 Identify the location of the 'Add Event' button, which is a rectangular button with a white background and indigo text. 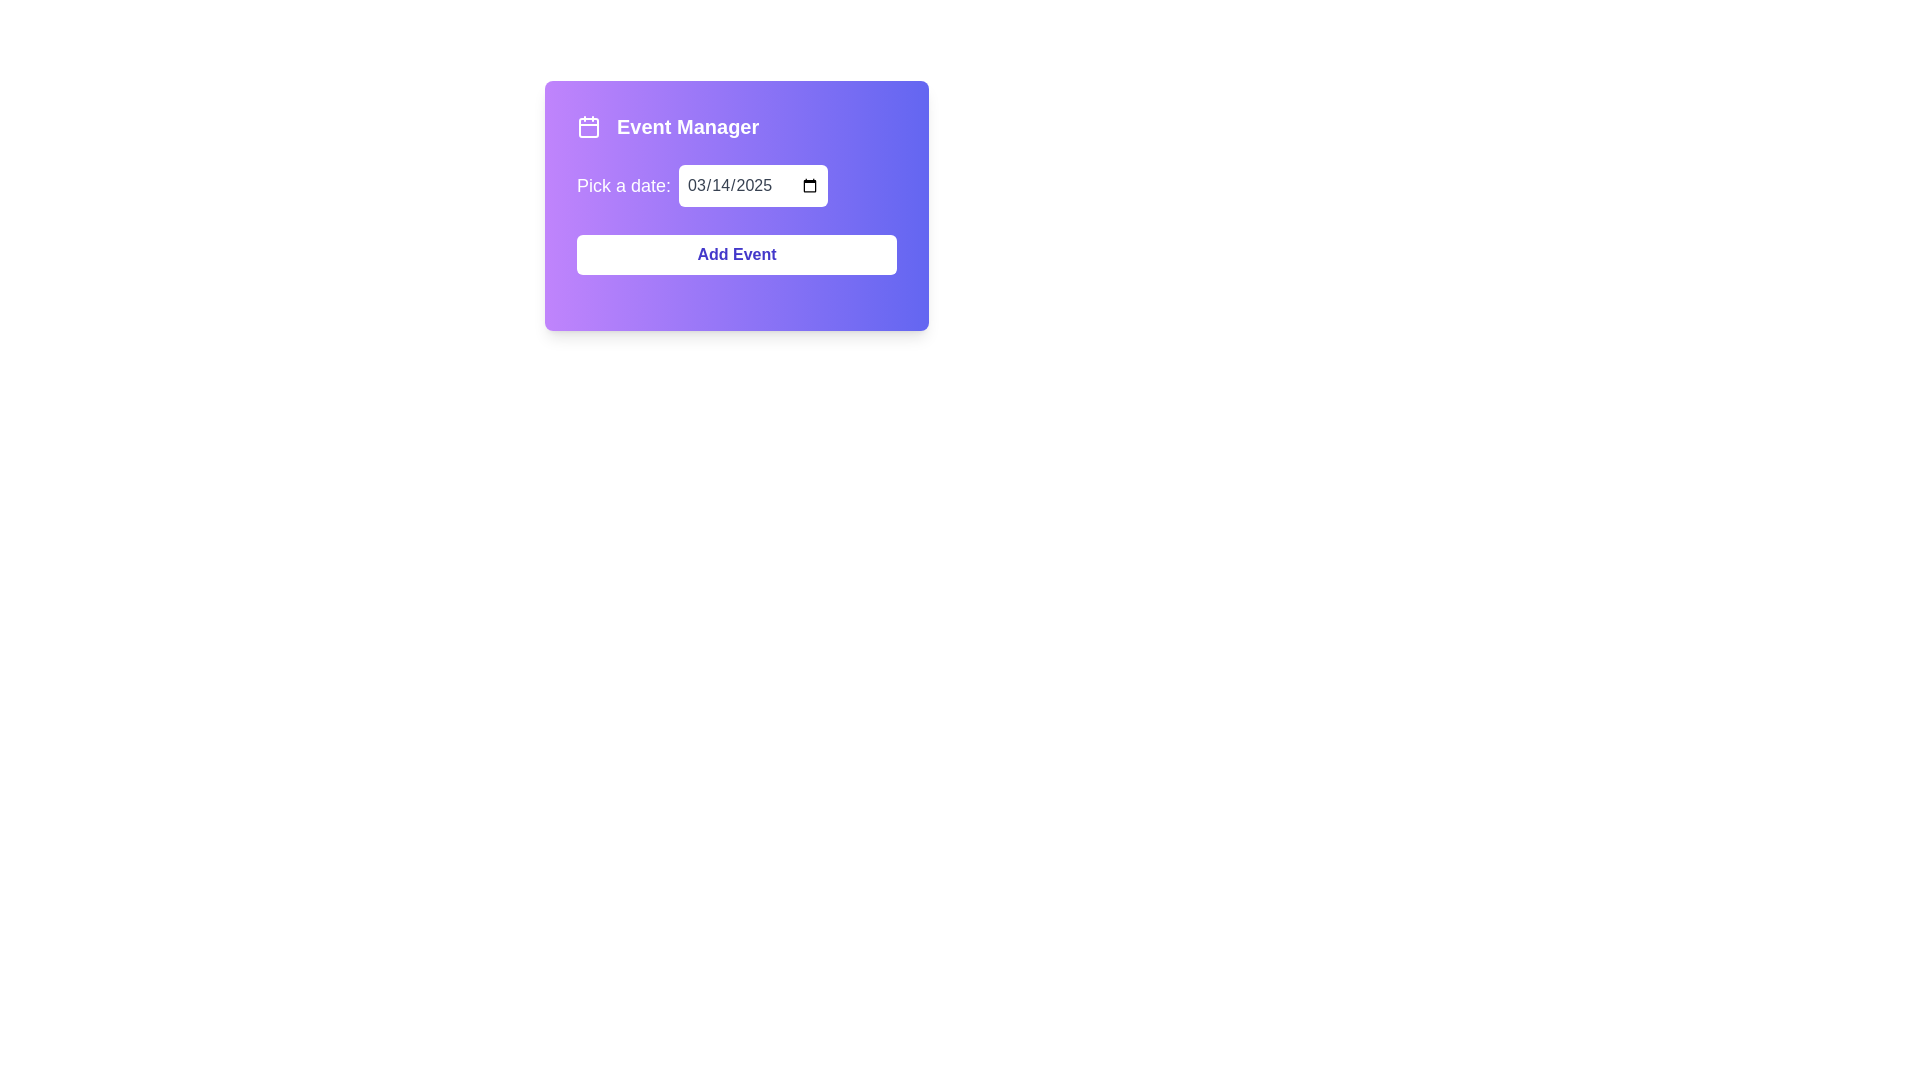
(736, 253).